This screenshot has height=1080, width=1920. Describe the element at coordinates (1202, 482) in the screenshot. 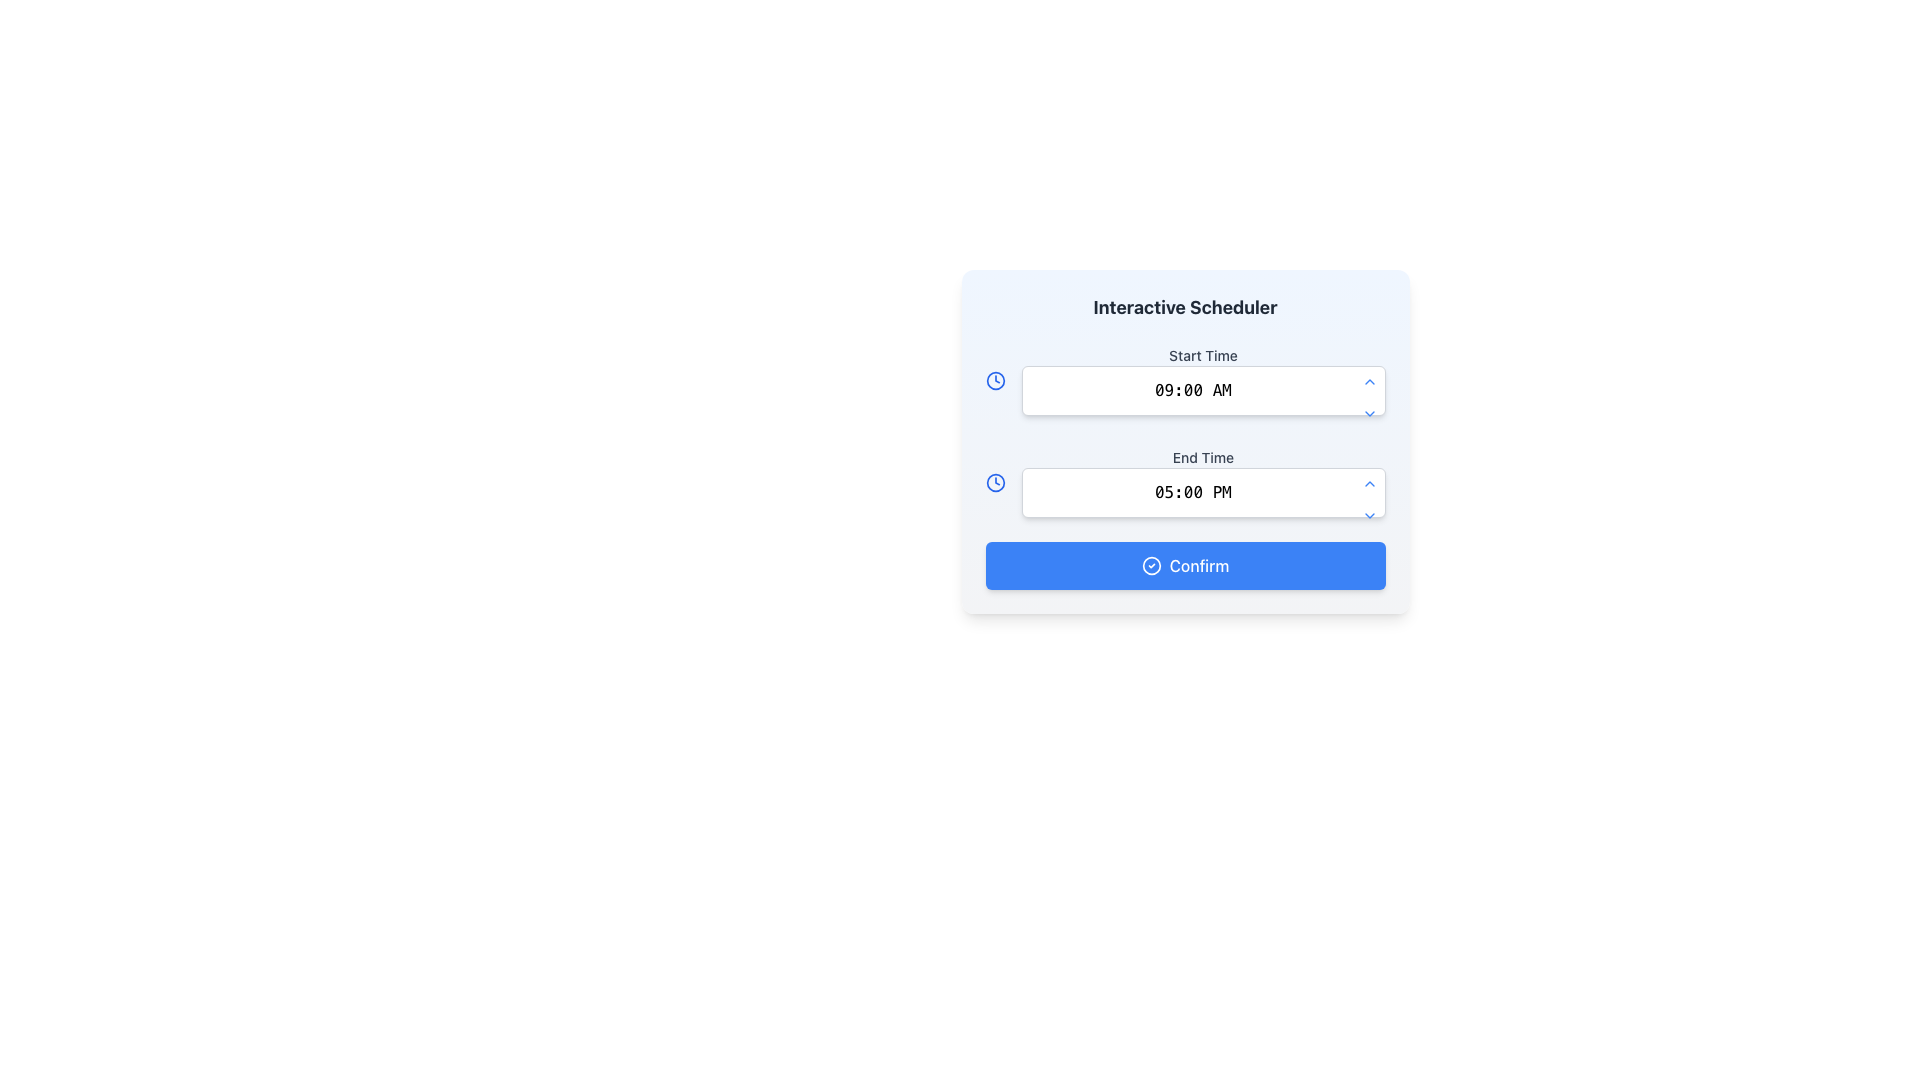

I see `onto the Time Picker Input field for keyboard input, located in the bottom section of the interactive scheduler UI, directly below the 'Start Time' input field` at that location.